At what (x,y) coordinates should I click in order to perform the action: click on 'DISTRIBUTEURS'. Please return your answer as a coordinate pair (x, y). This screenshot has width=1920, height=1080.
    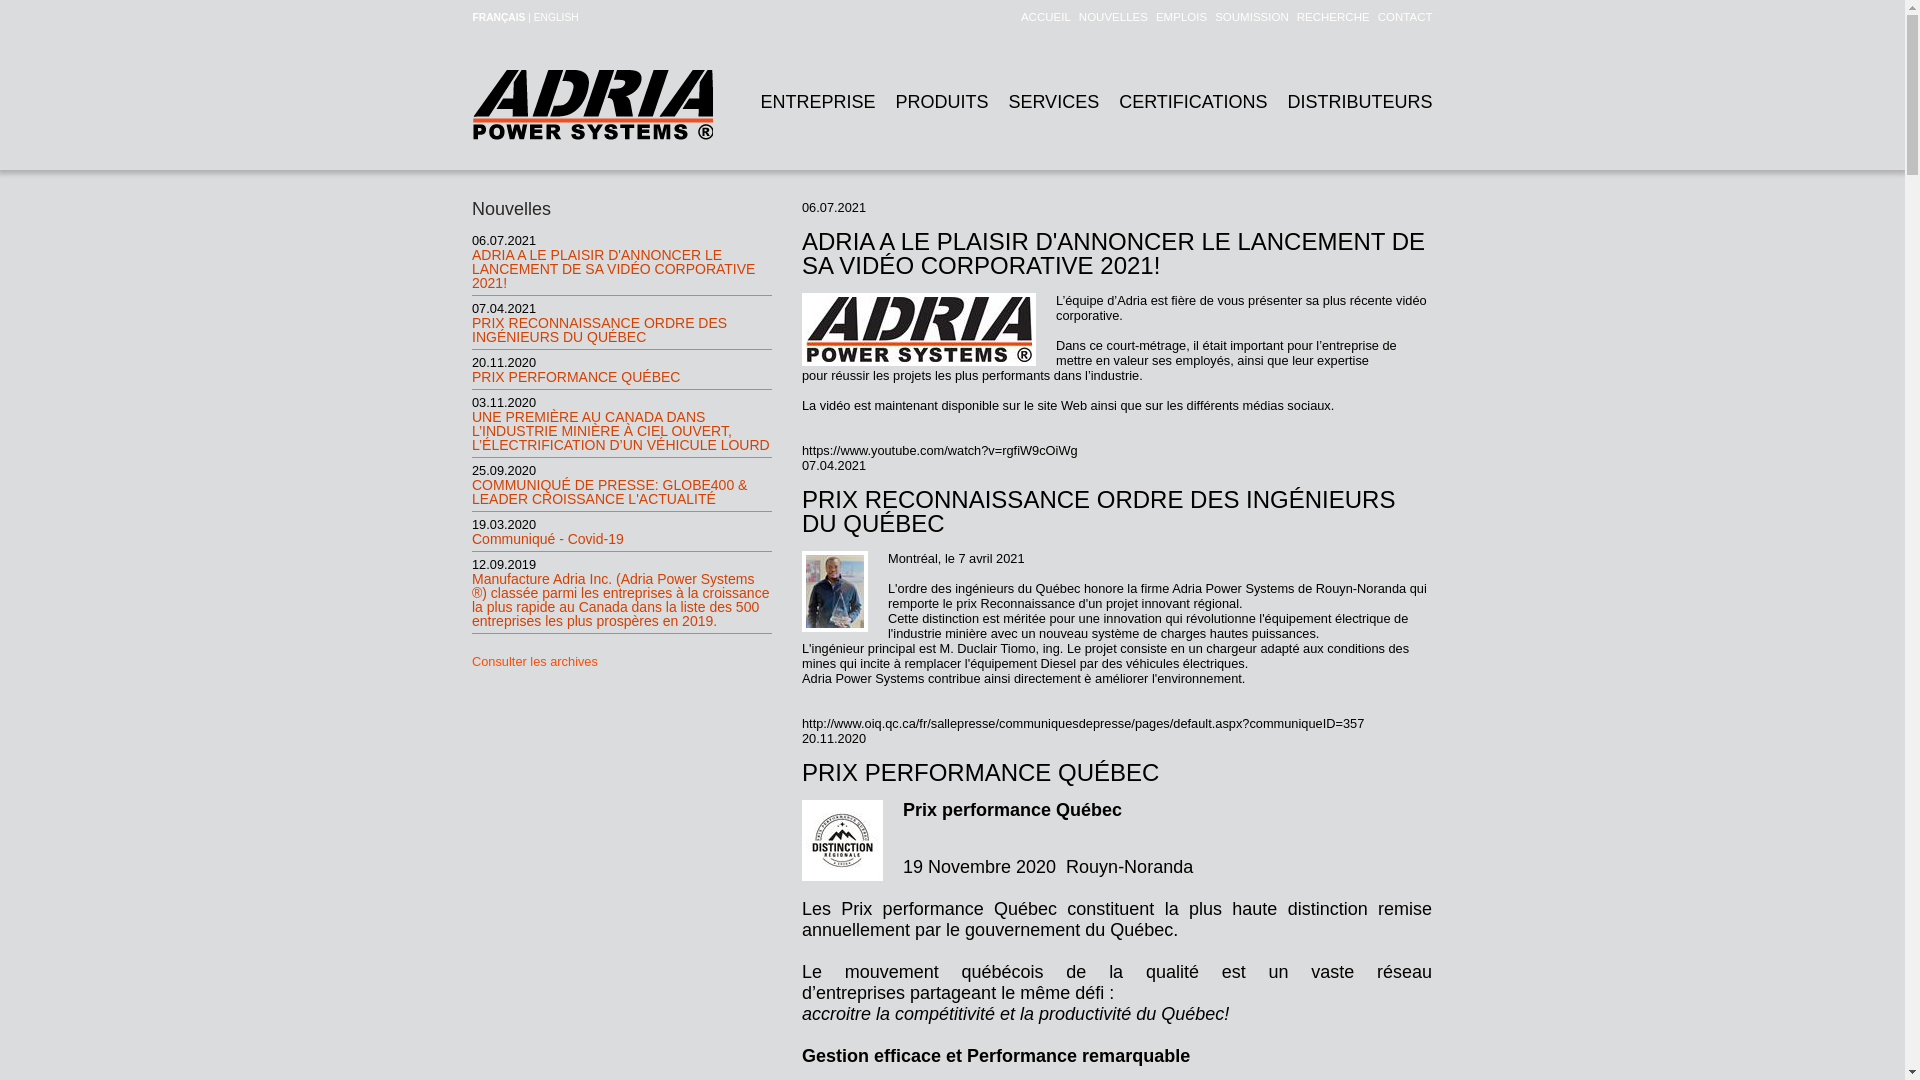
    Looking at the image, I should click on (1359, 101).